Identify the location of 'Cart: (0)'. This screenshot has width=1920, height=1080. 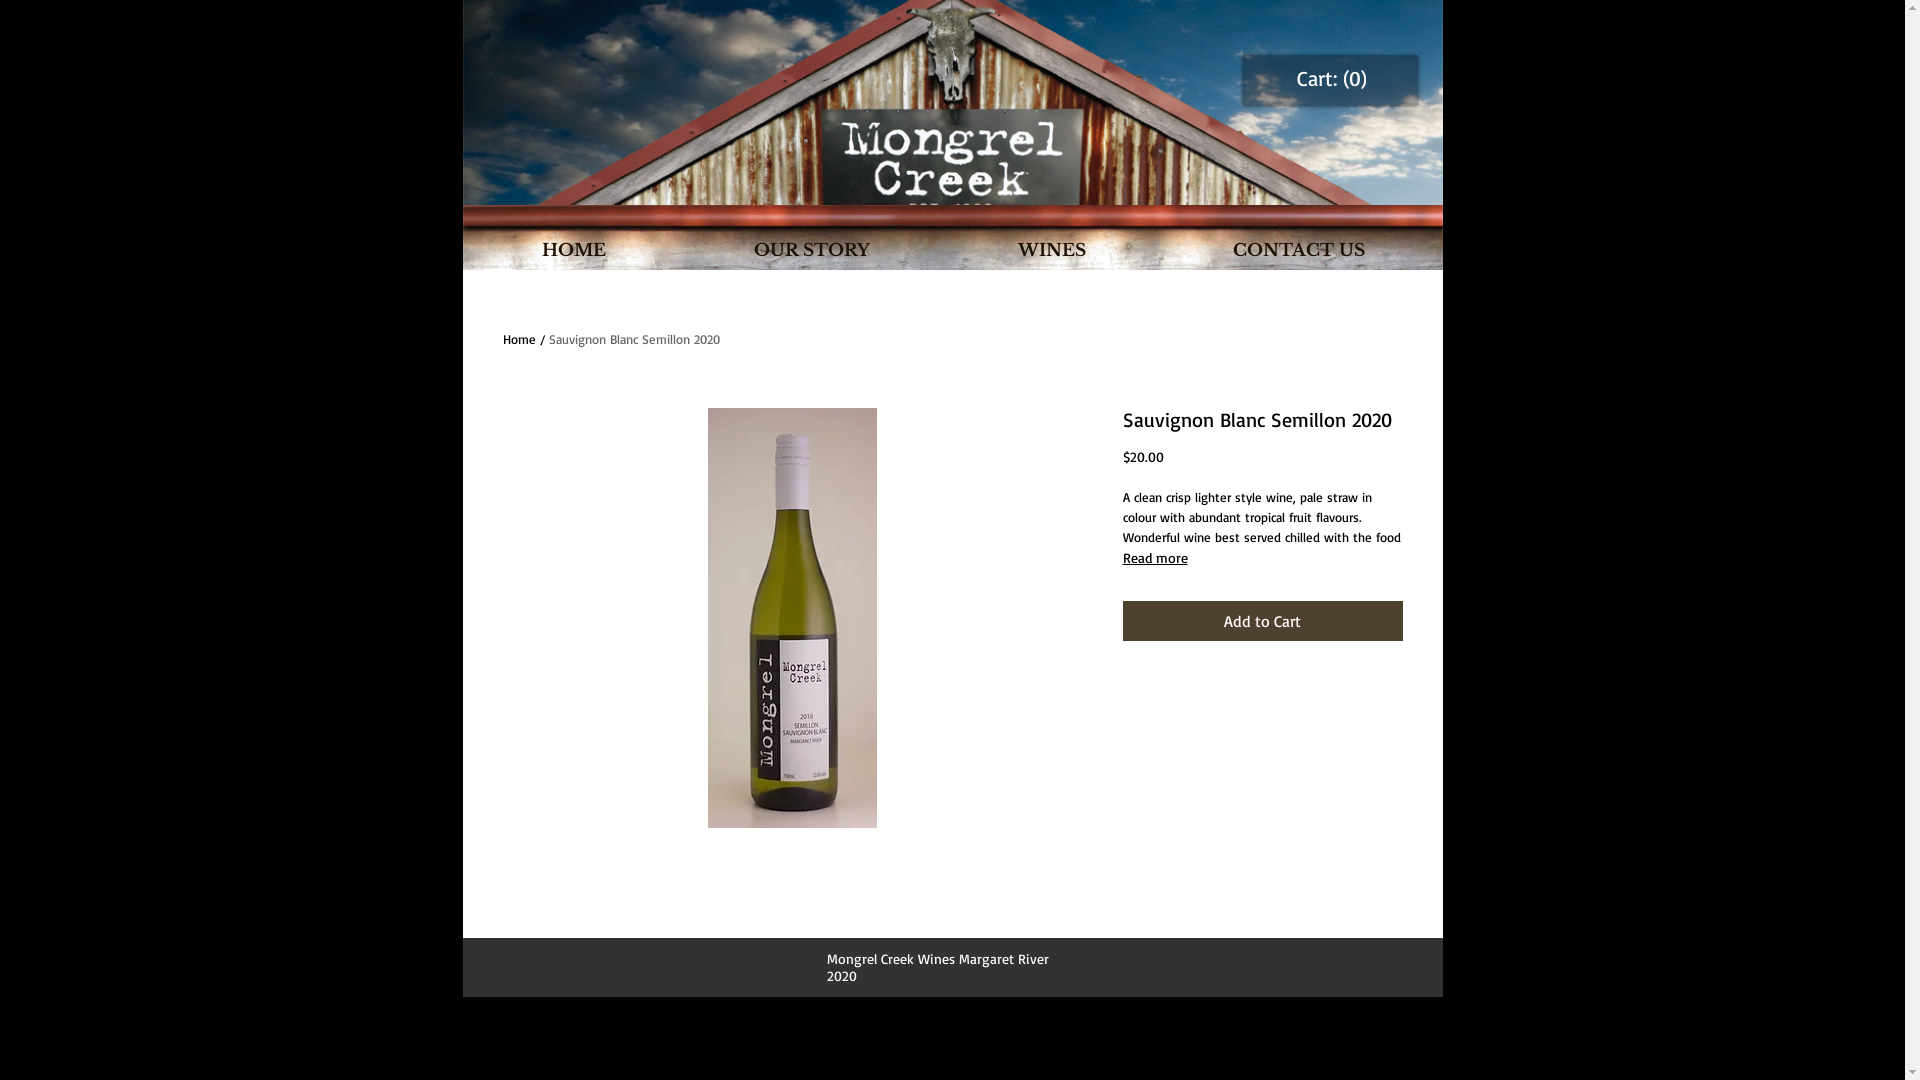
(1330, 77).